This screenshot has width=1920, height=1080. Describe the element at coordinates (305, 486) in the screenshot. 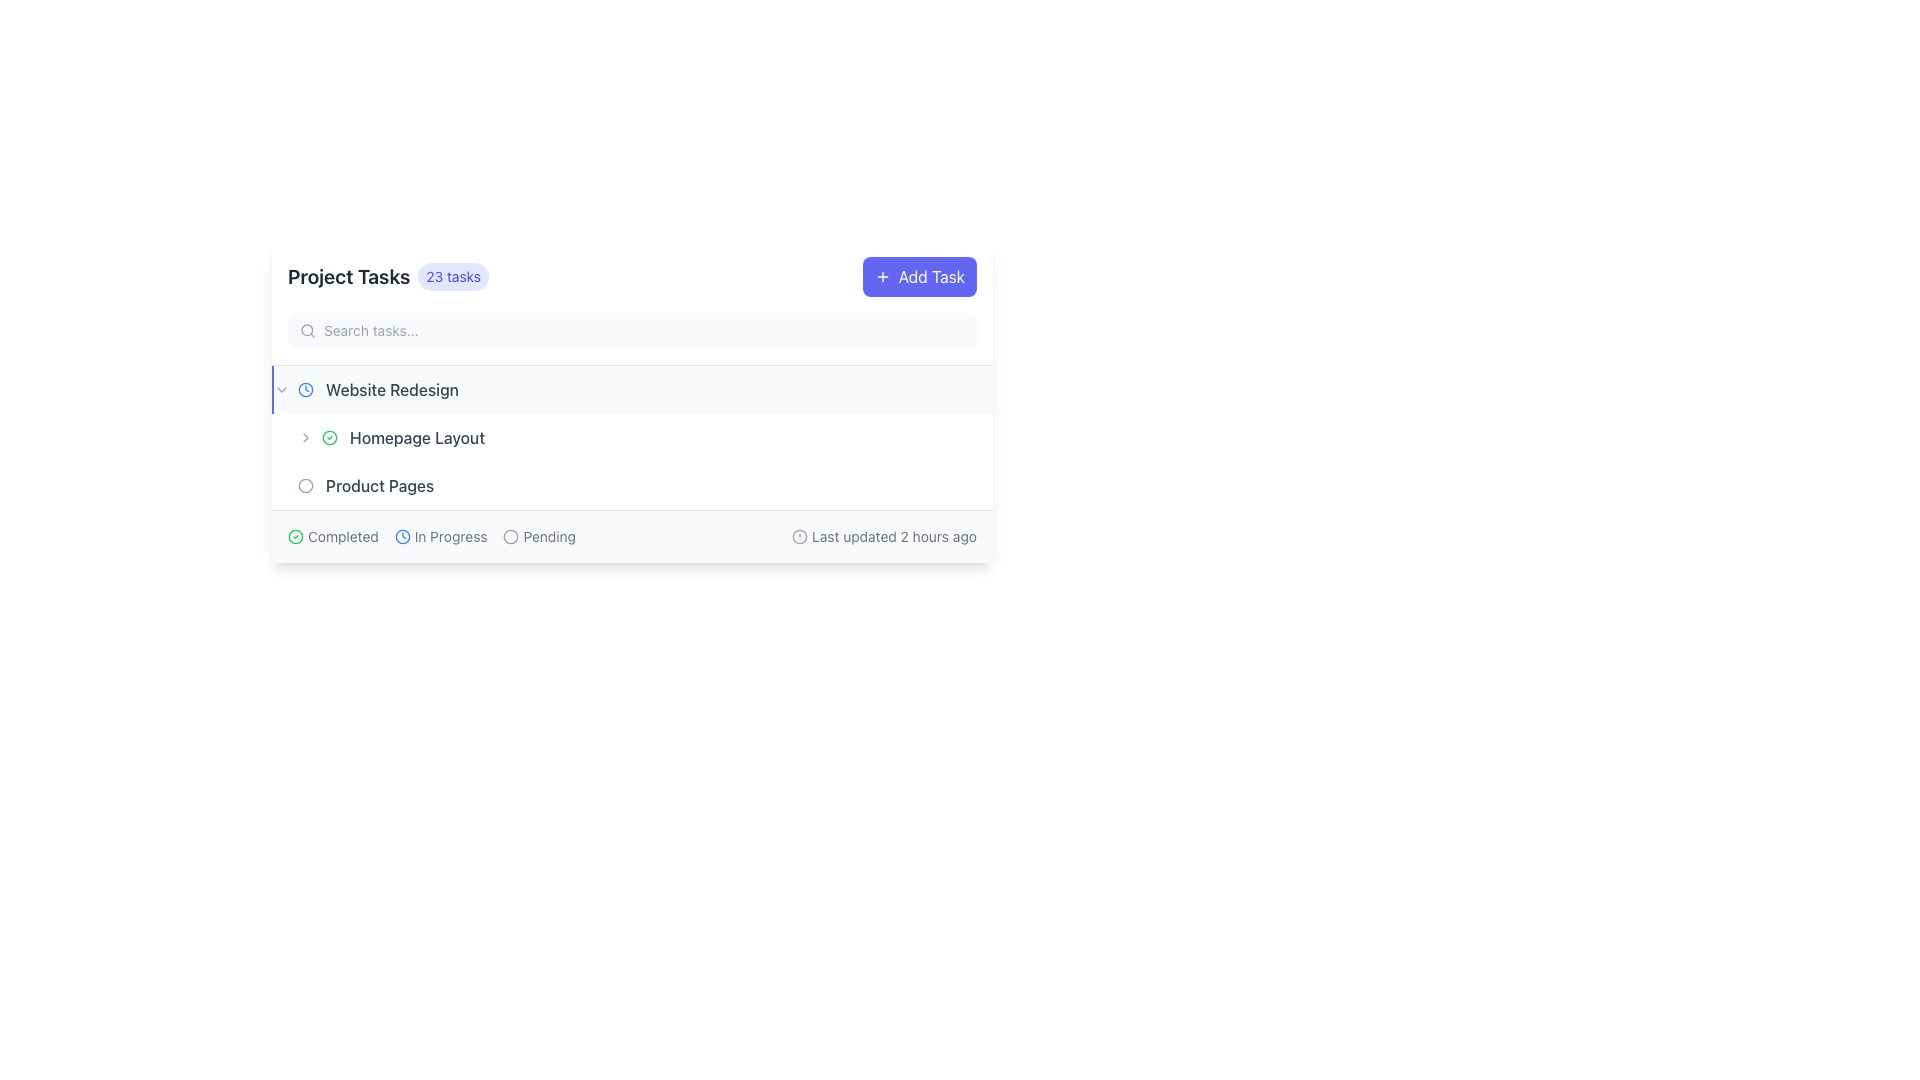

I see `the circular SVG element located slightly to the left of the 'Product Pages' text in the 'Project Tasks' UI section` at that location.